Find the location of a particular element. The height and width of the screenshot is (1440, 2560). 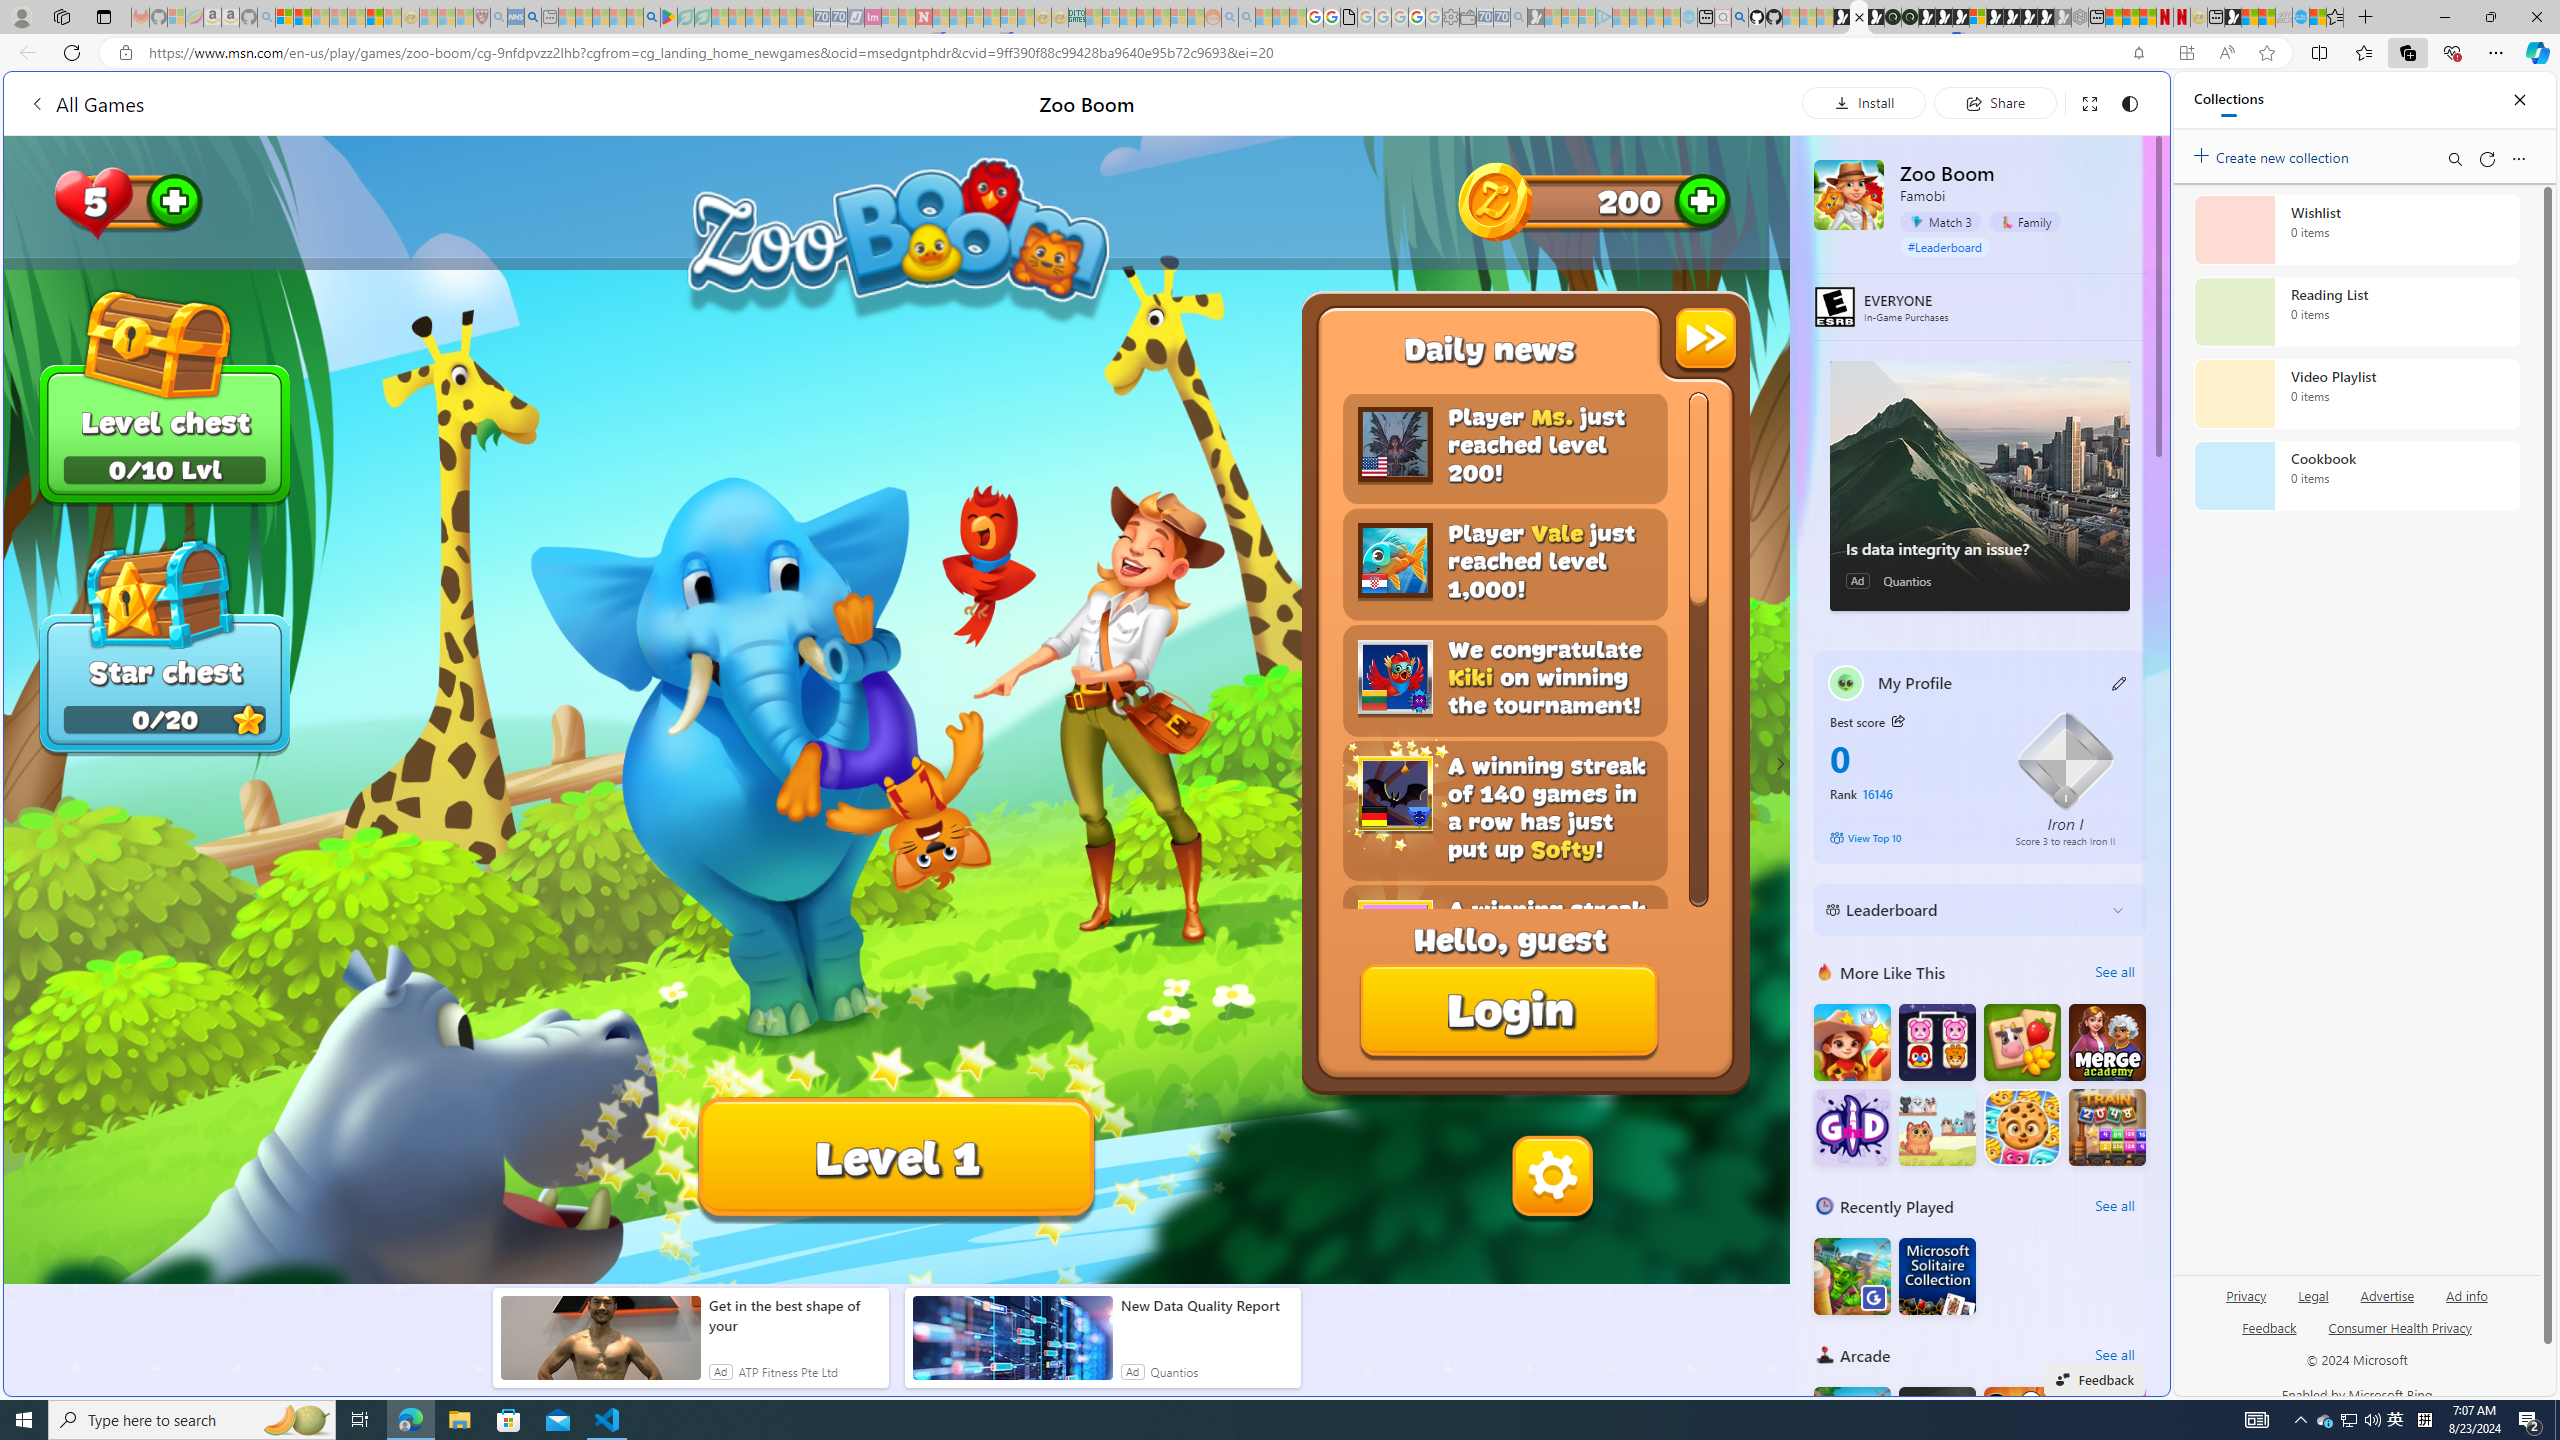

'Class: button edit-icon' is located at coordinates (2119, 682).